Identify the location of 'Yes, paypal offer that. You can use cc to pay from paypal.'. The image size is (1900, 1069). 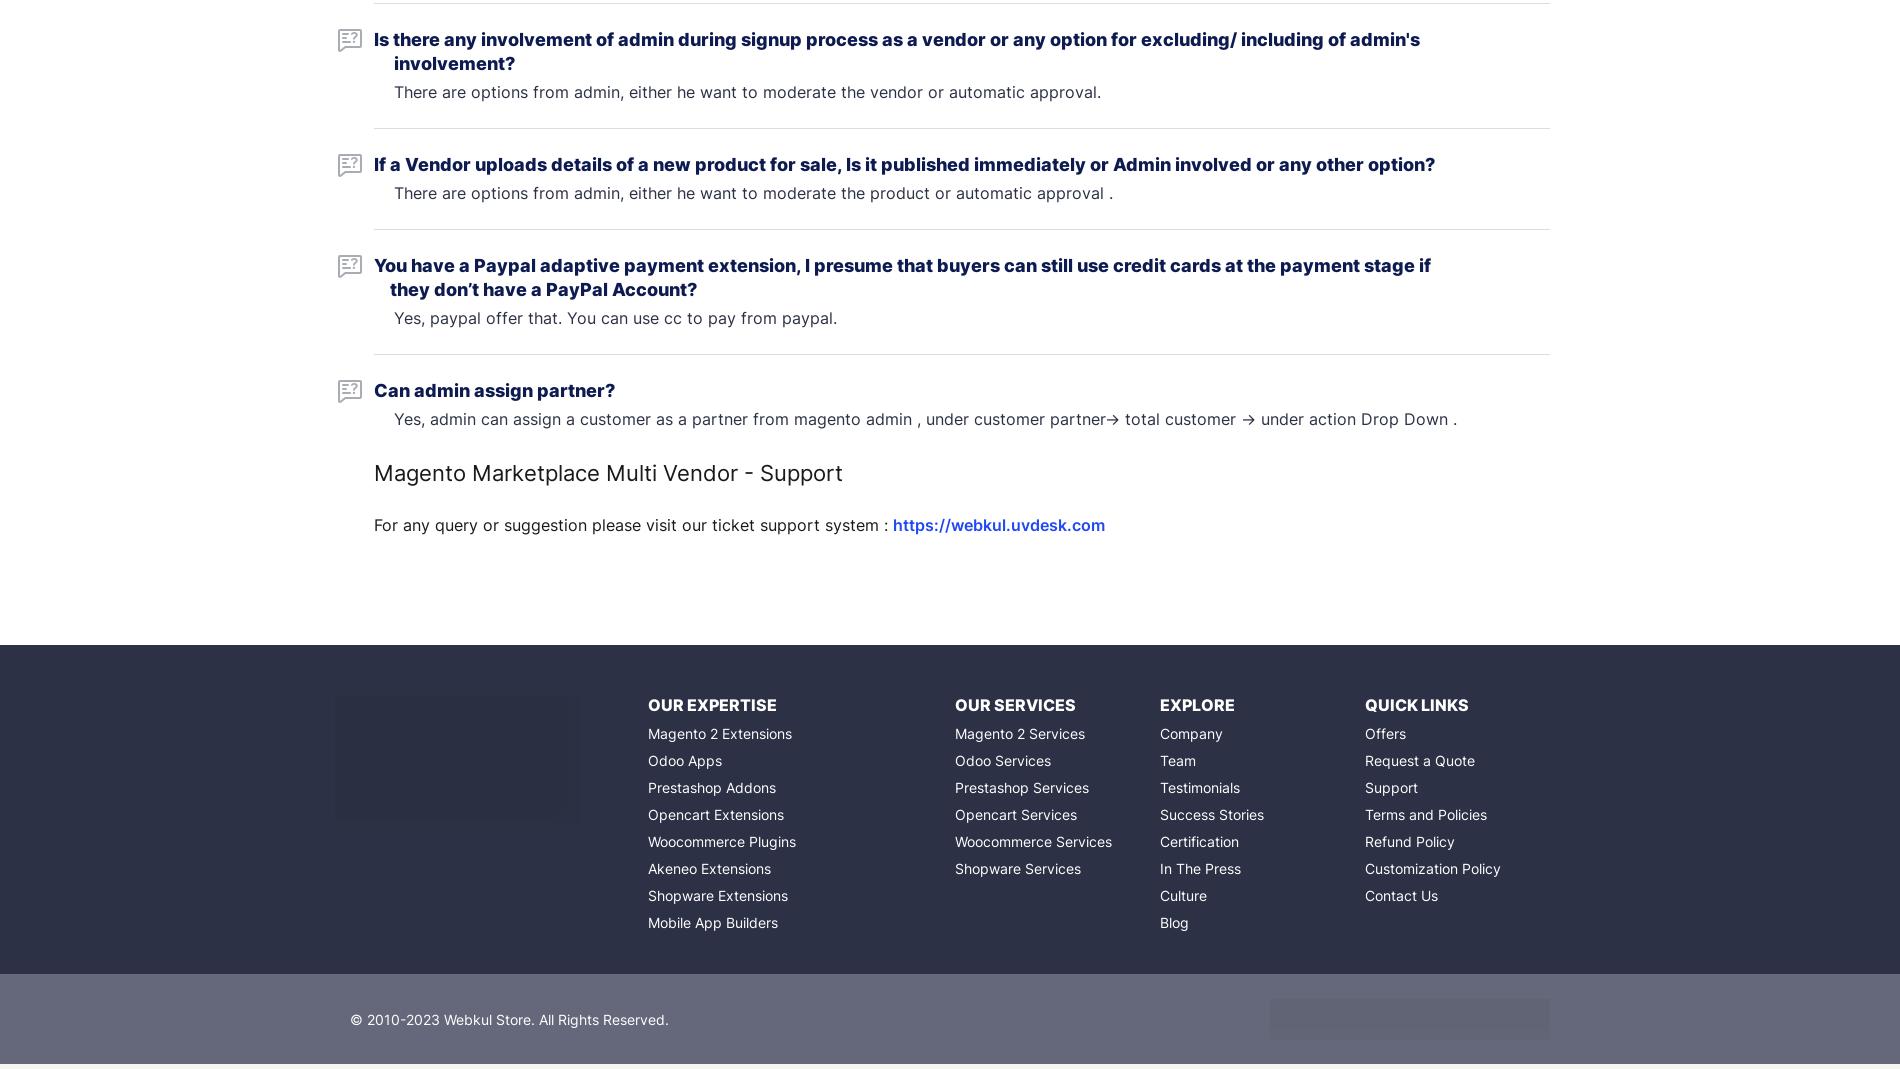
(372, 317).